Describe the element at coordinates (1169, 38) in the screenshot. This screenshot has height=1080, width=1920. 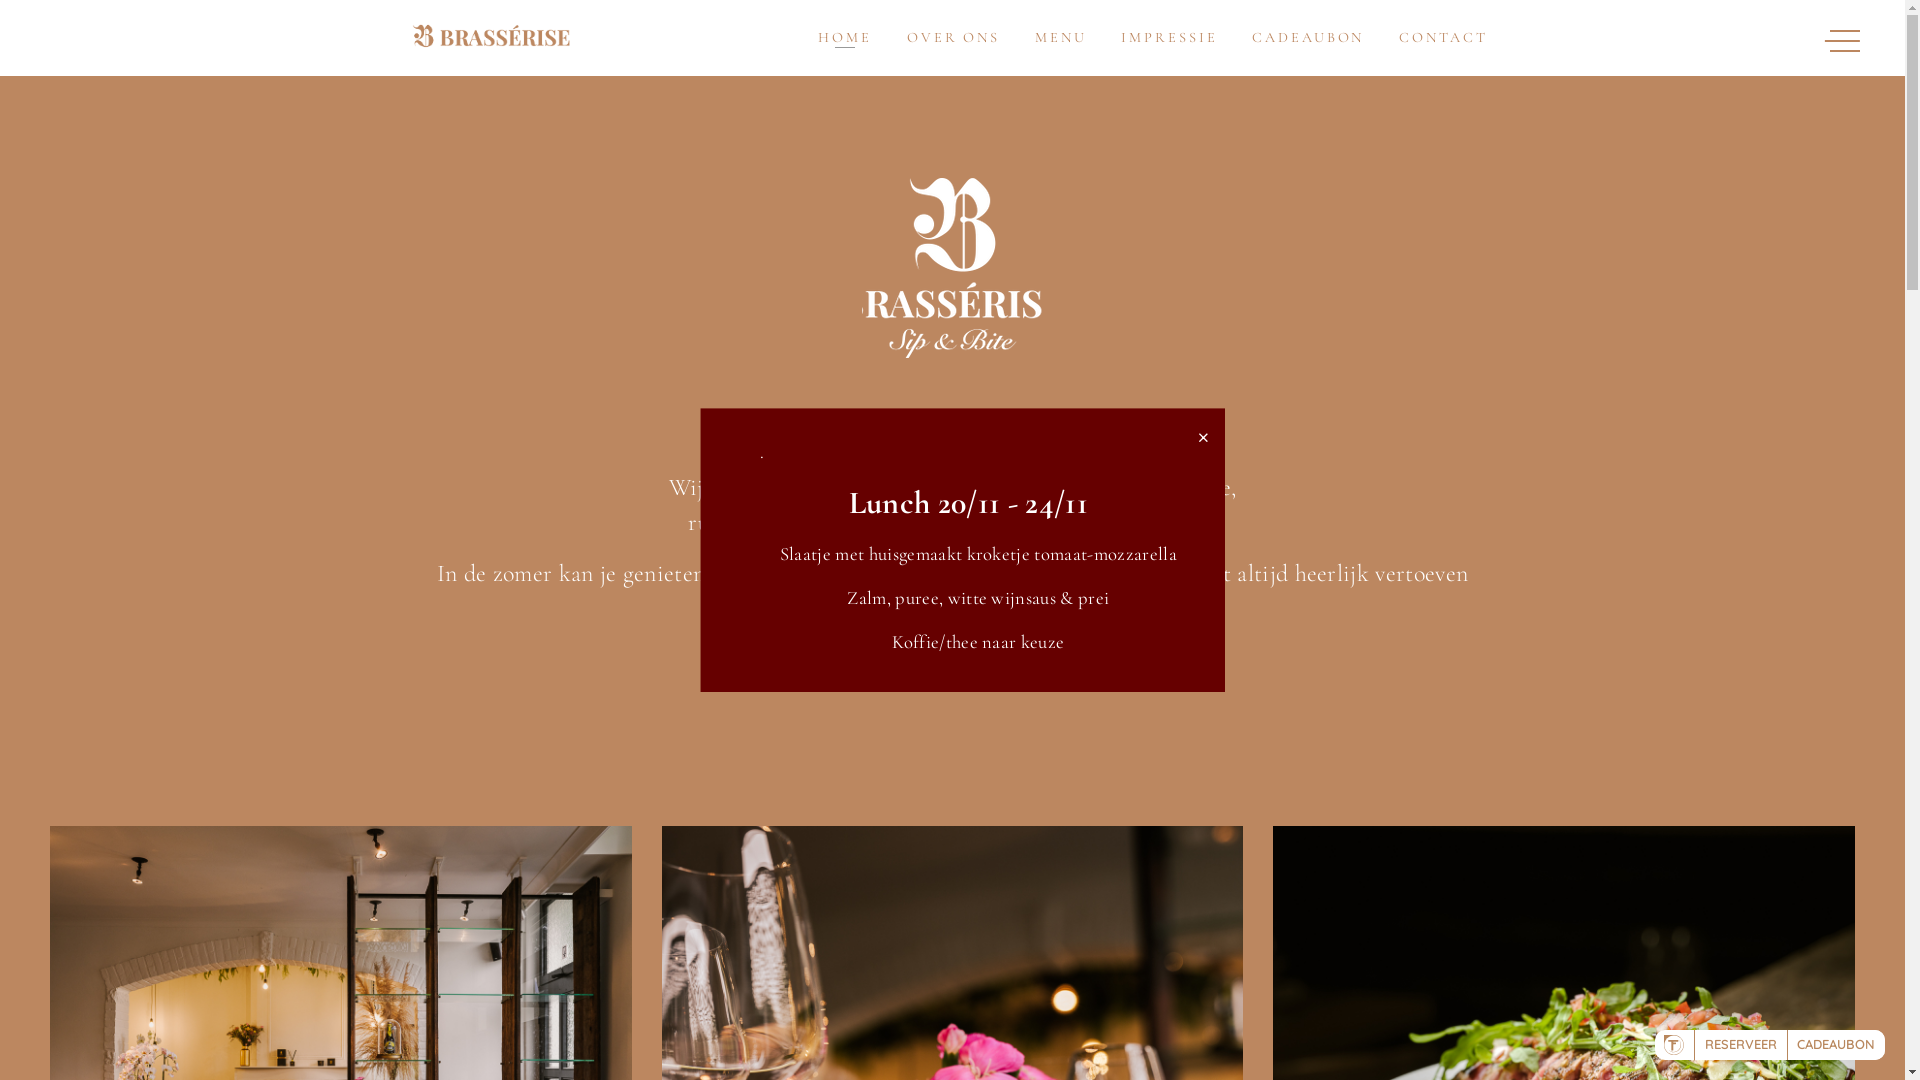
I see `'IMPRESSIE'` at that location.